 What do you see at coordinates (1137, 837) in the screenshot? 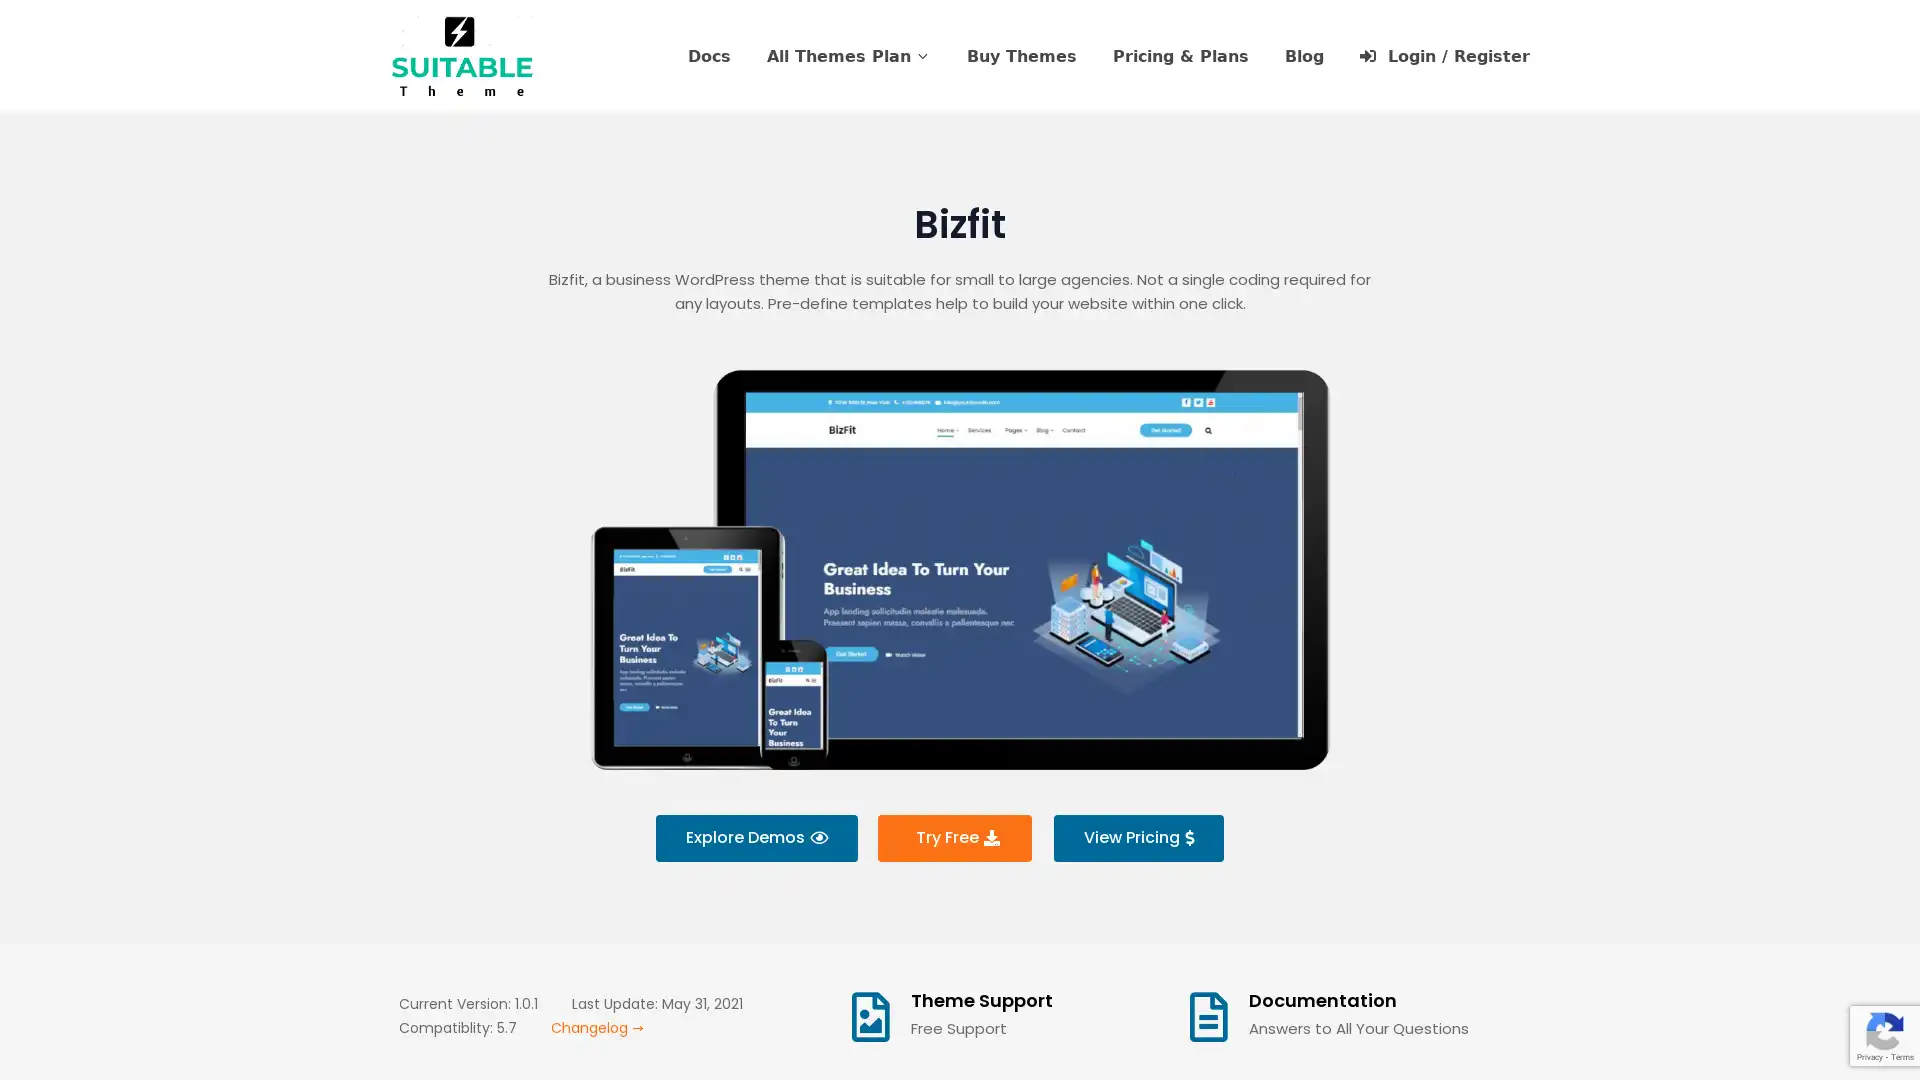
I see `View Pricing` at bounding box center [1137, 837].